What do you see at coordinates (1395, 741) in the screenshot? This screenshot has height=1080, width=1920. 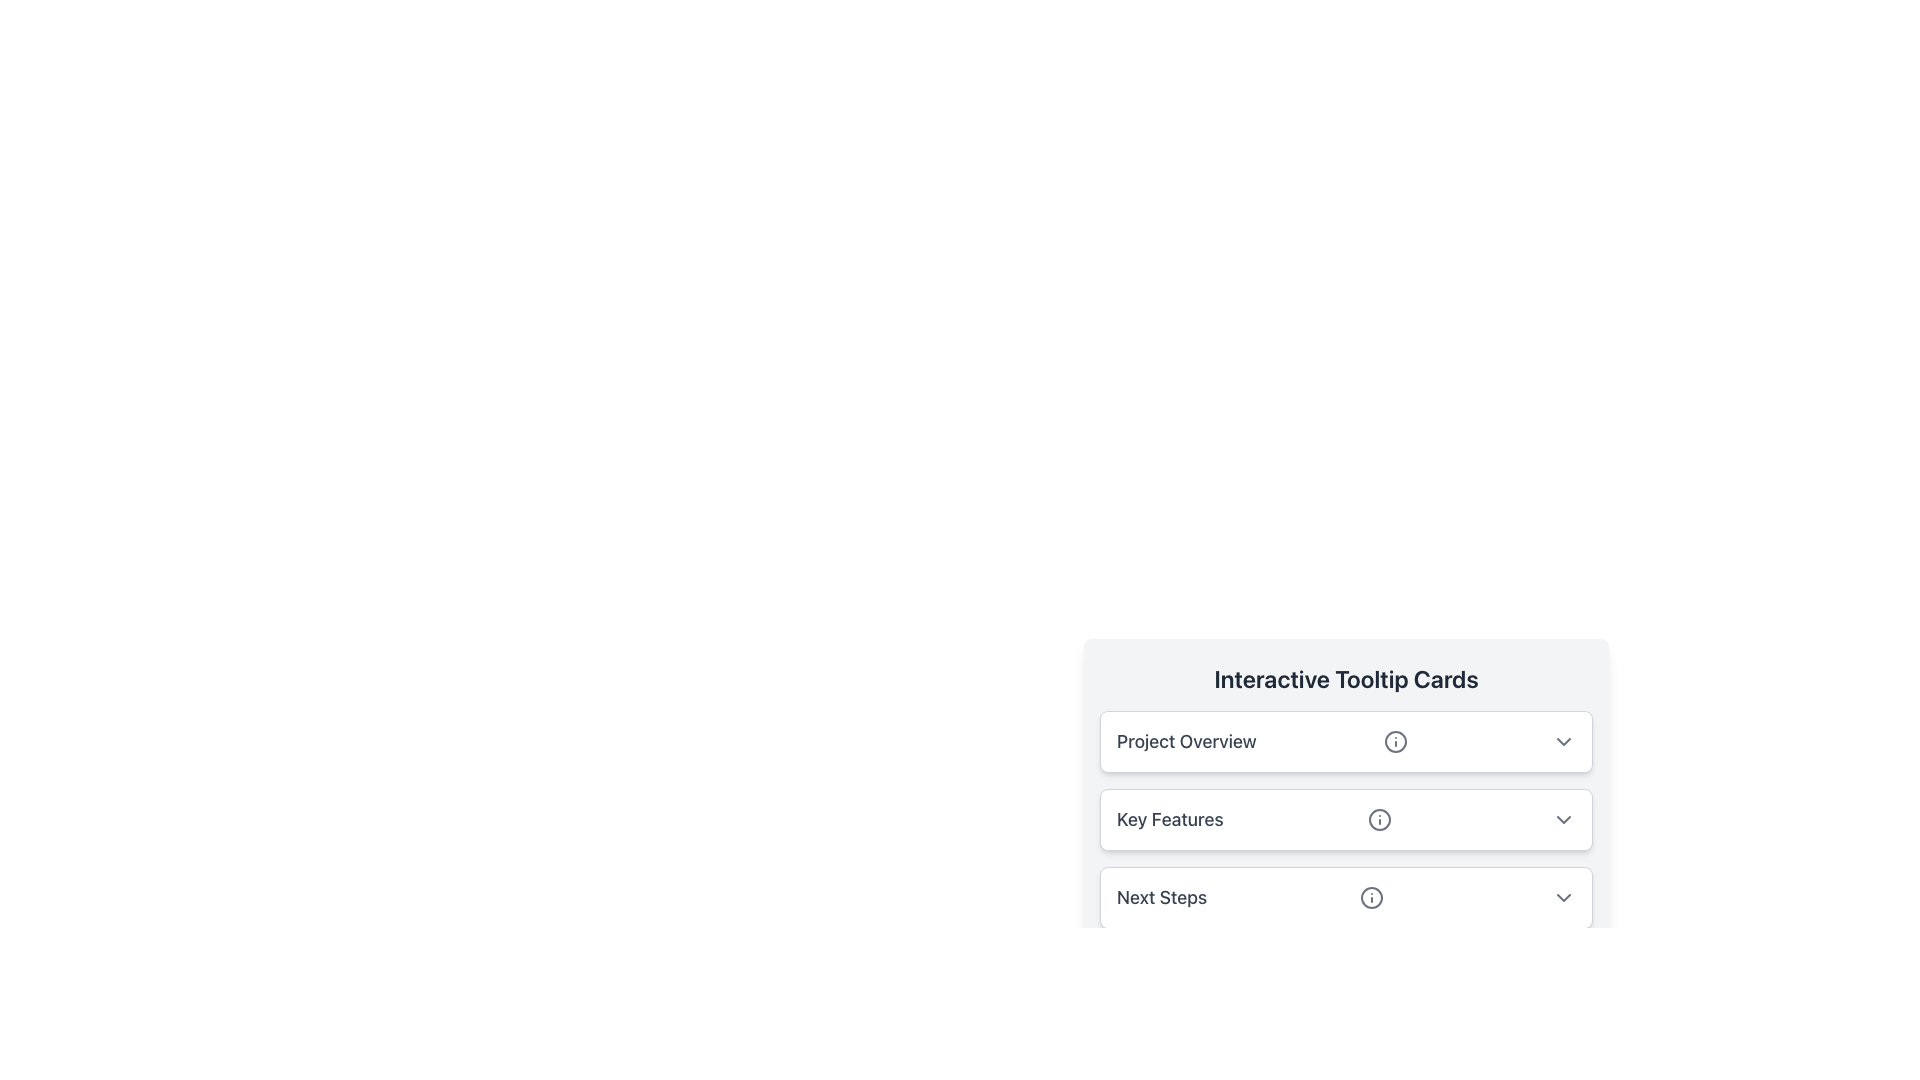 I see `the interactive information icon located to the right of the 'Project Overview' text in the header bar` at bounding box center [1395, 741].